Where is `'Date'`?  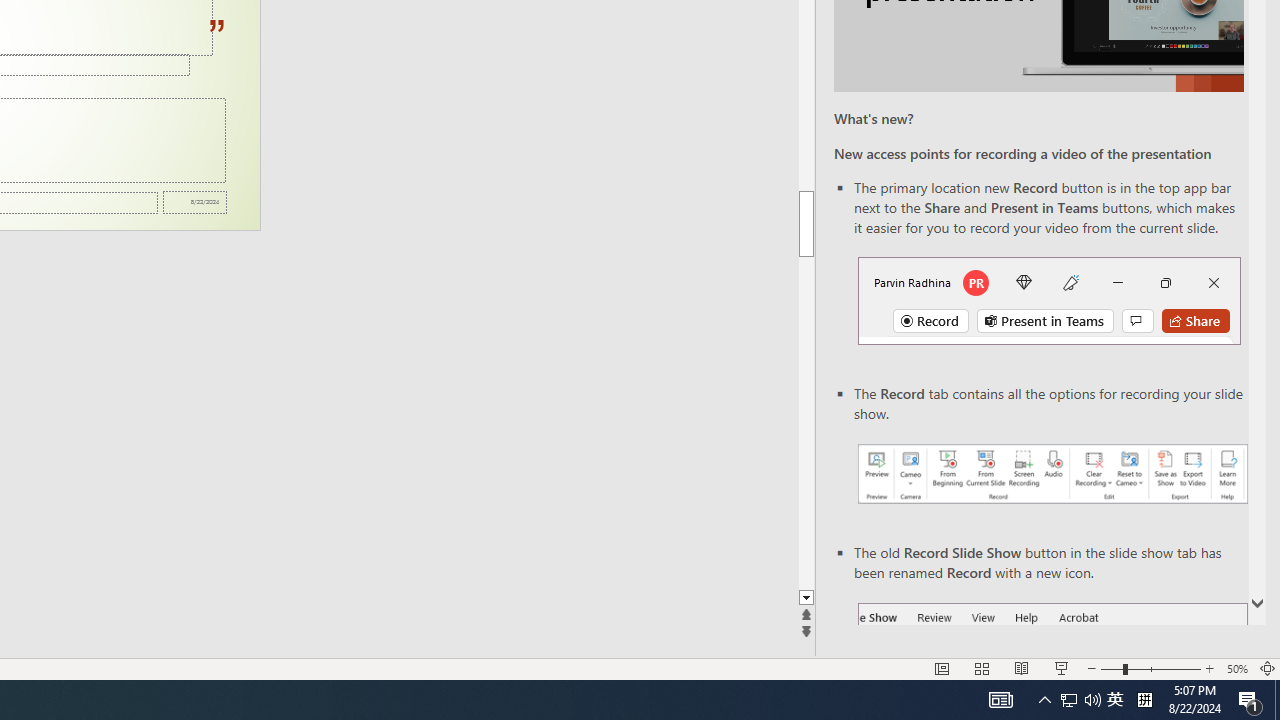 'Date' is located at coordinates (194, 202).